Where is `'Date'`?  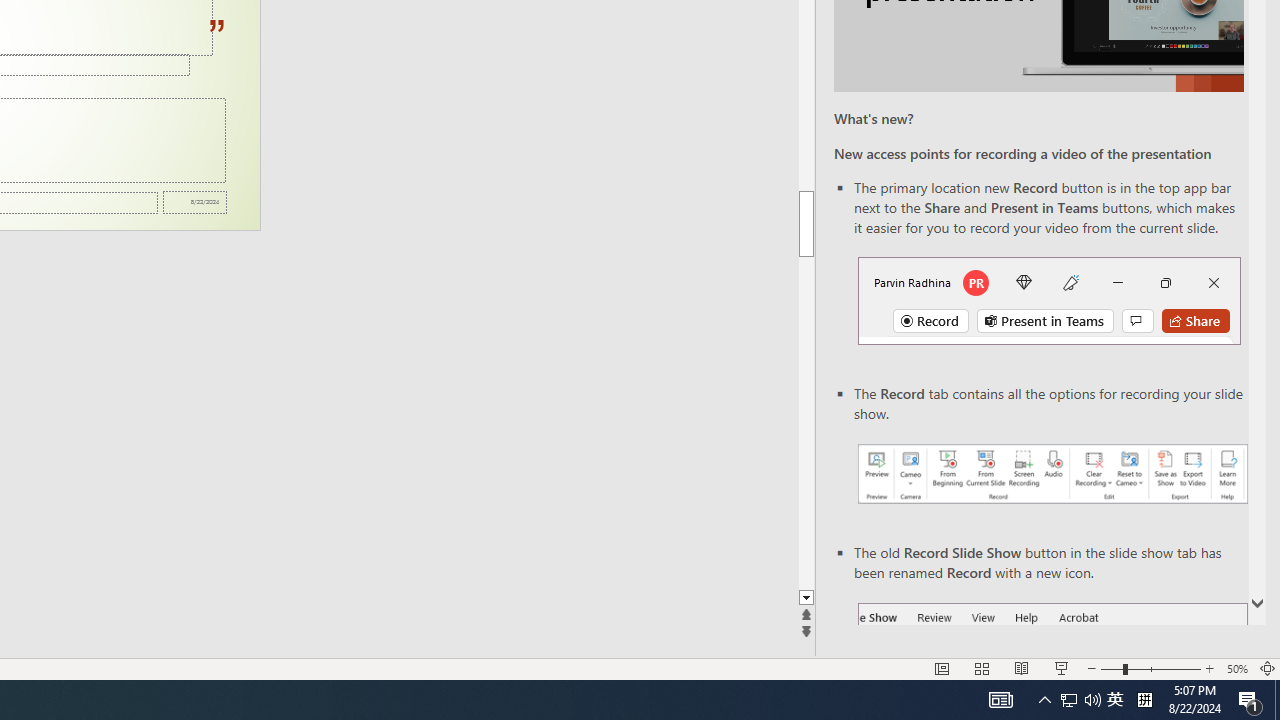 'Date' is located at coordinates (194, 202).